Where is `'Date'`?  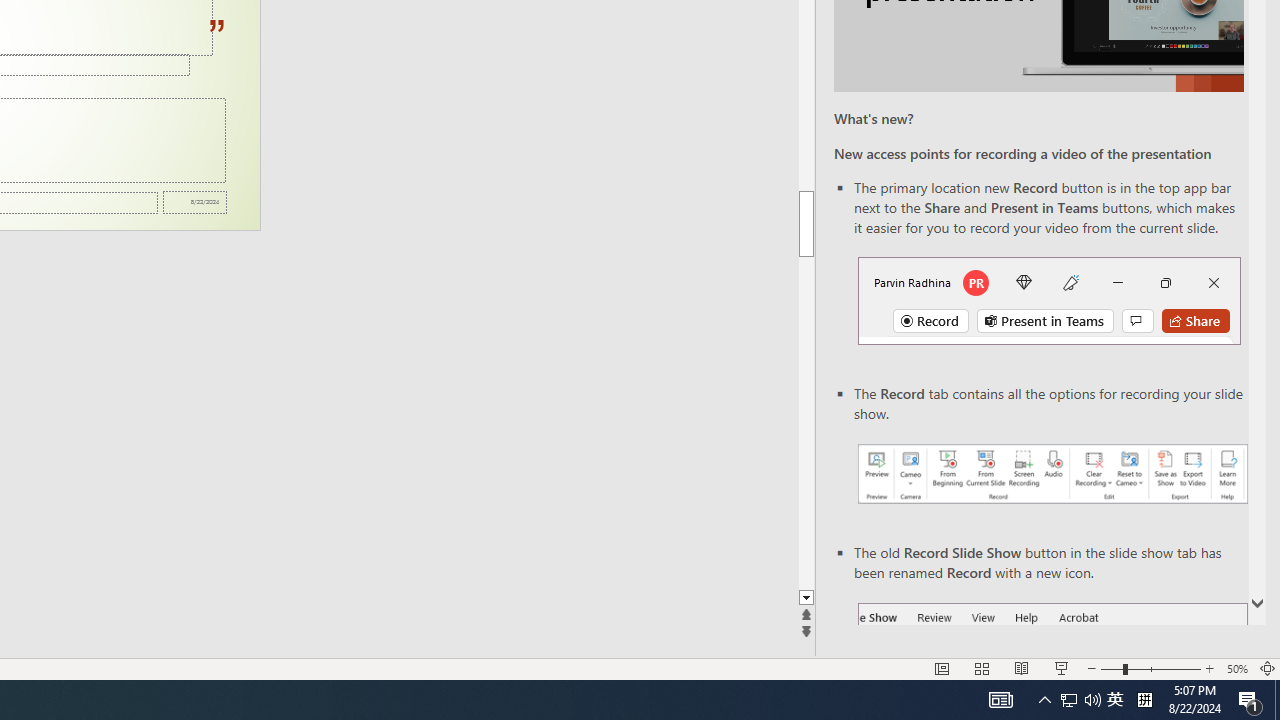 'Date' is located at coordinates (194, 202).